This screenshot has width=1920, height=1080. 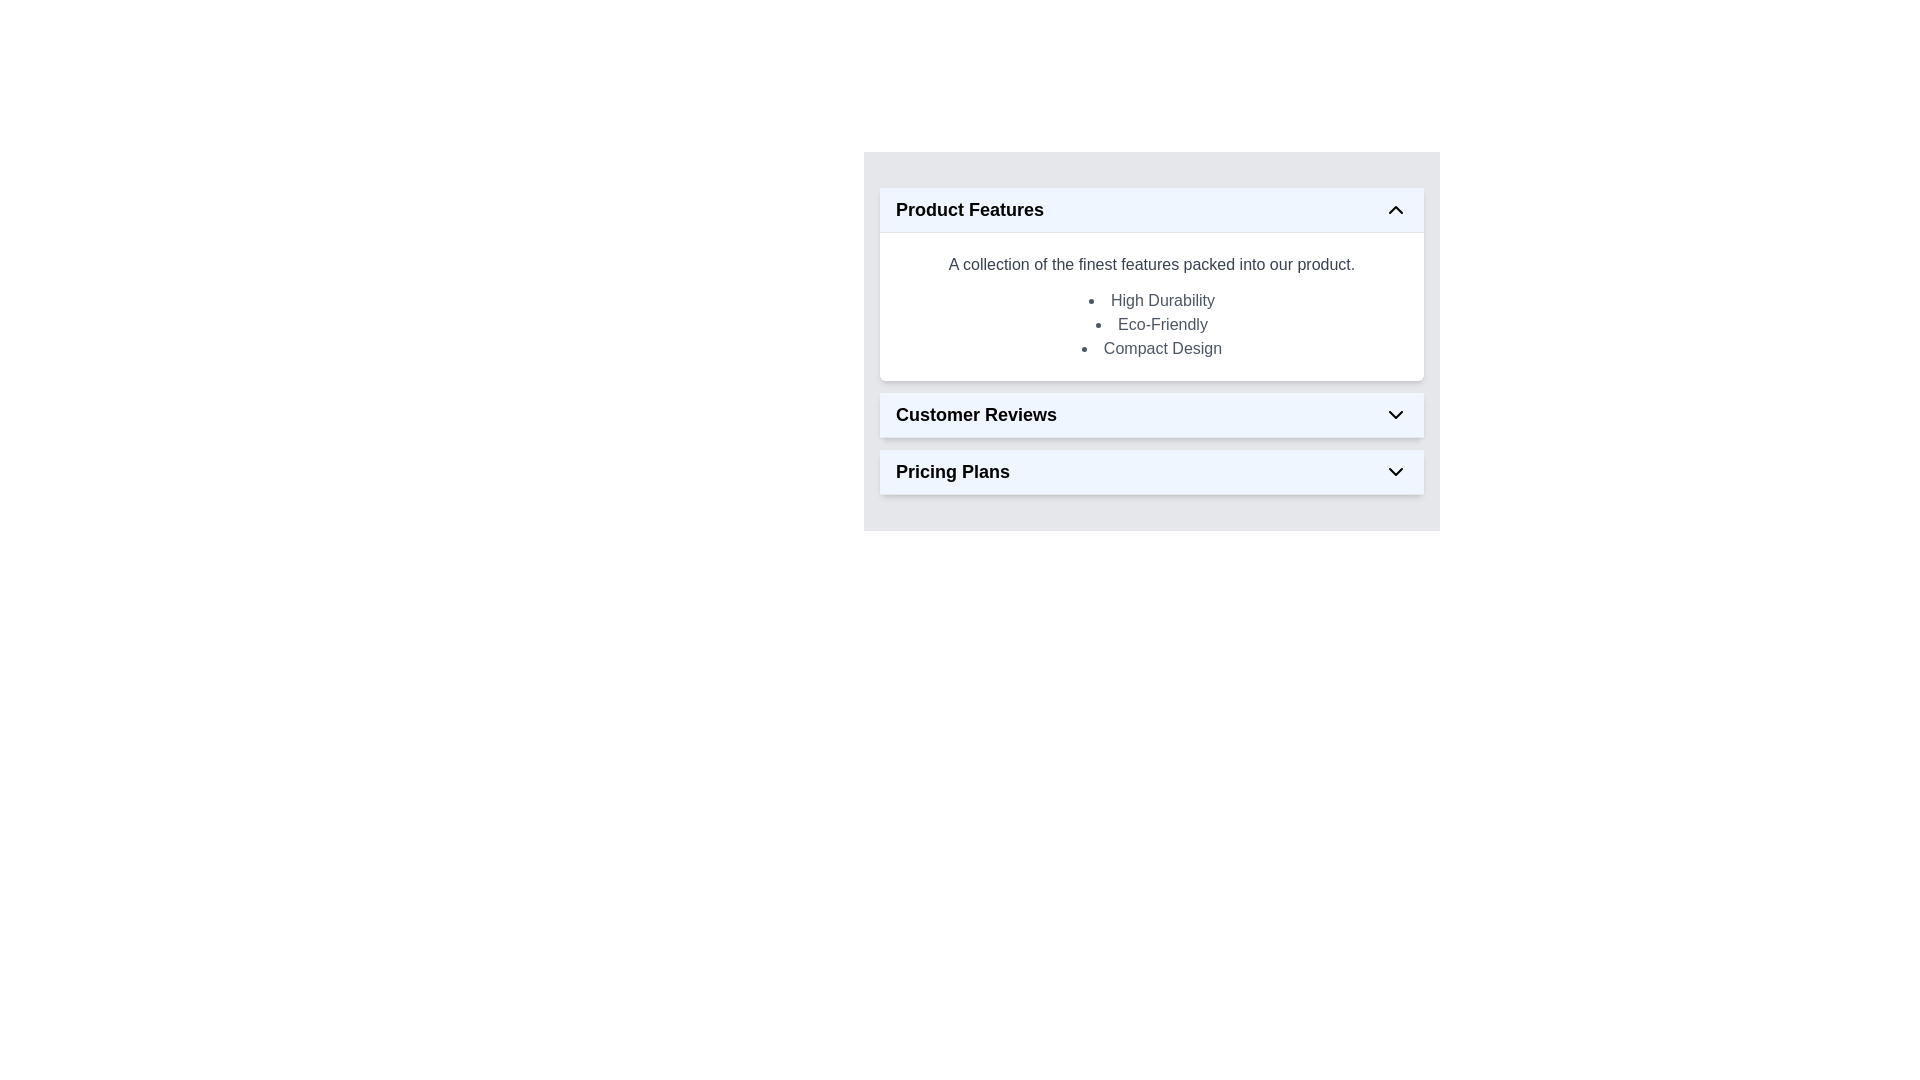 I want to click on the 'Customer Reviews' text label, which serves as a descriptive label indicating the content or functionality associated with customer feedback, so click(x=976, y=414).